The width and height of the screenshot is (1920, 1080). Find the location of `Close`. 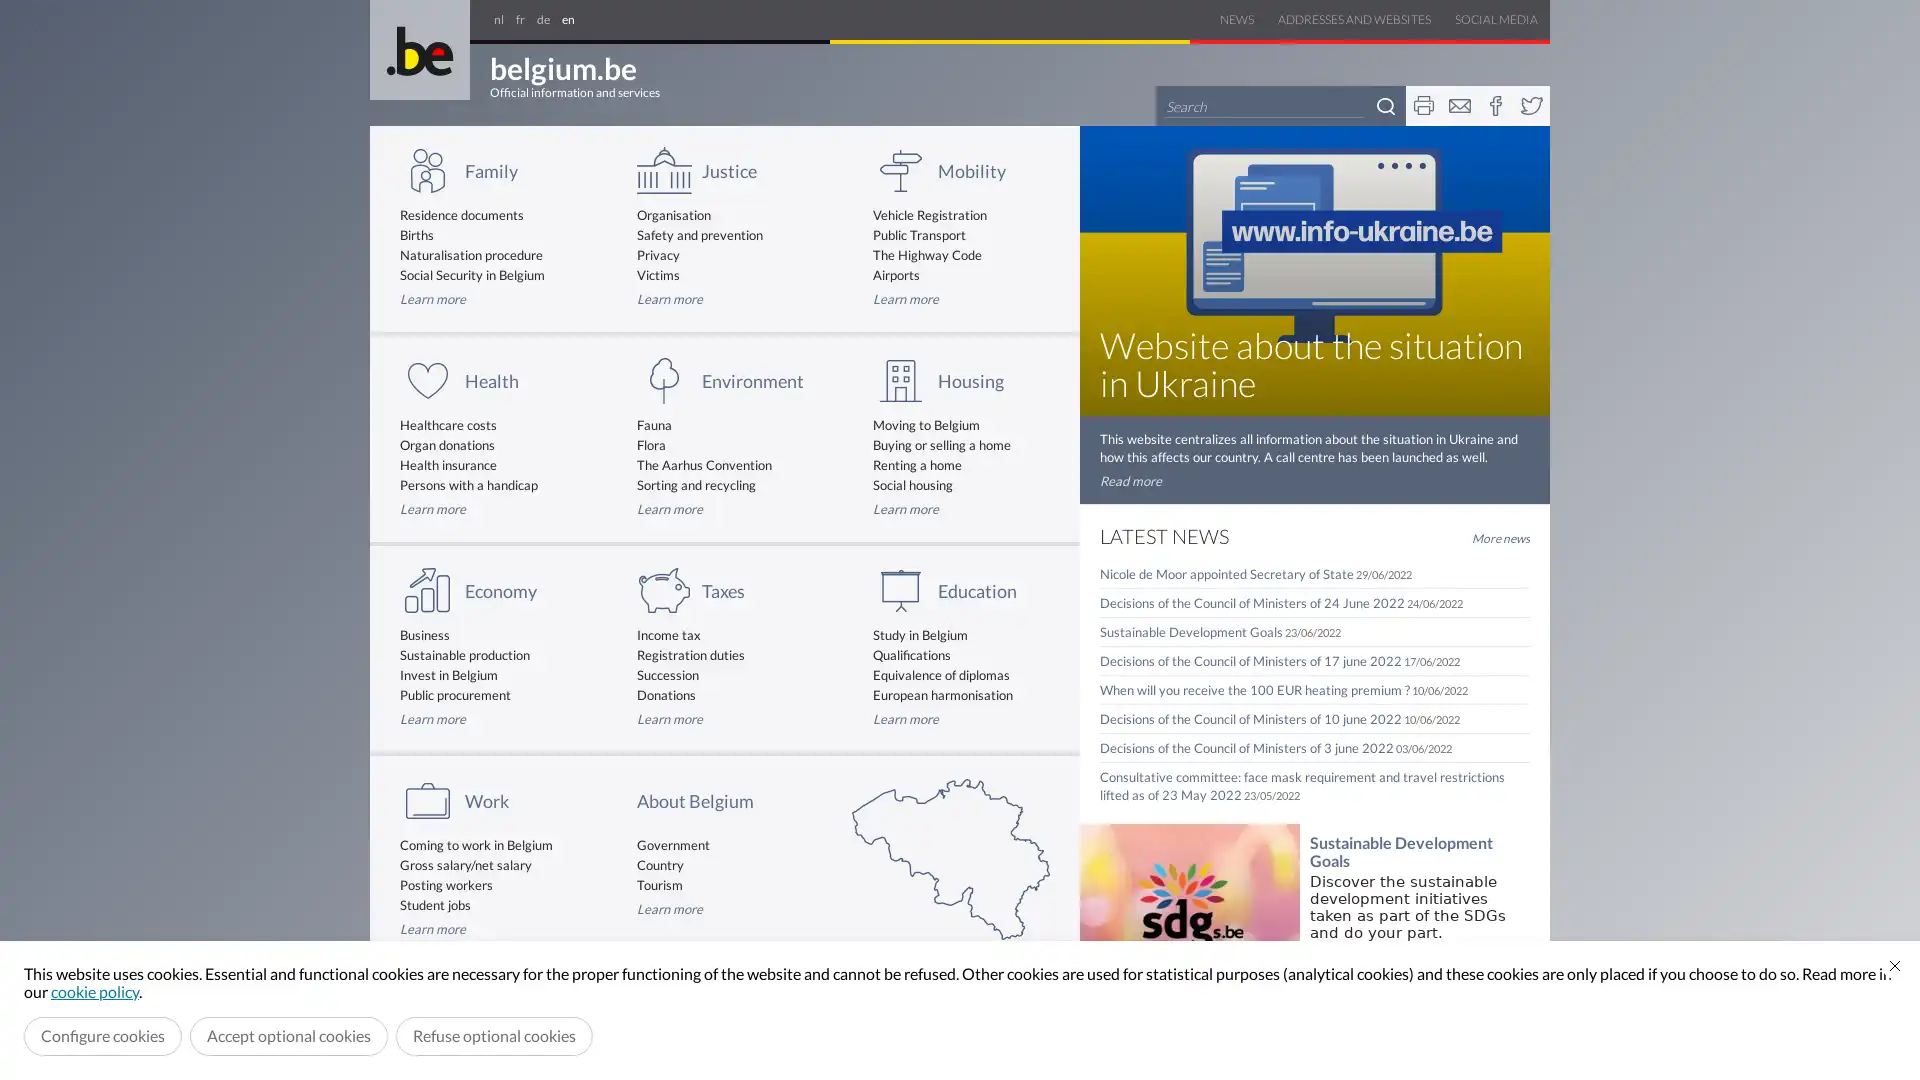

Close is located at coordinates (1894, 964).